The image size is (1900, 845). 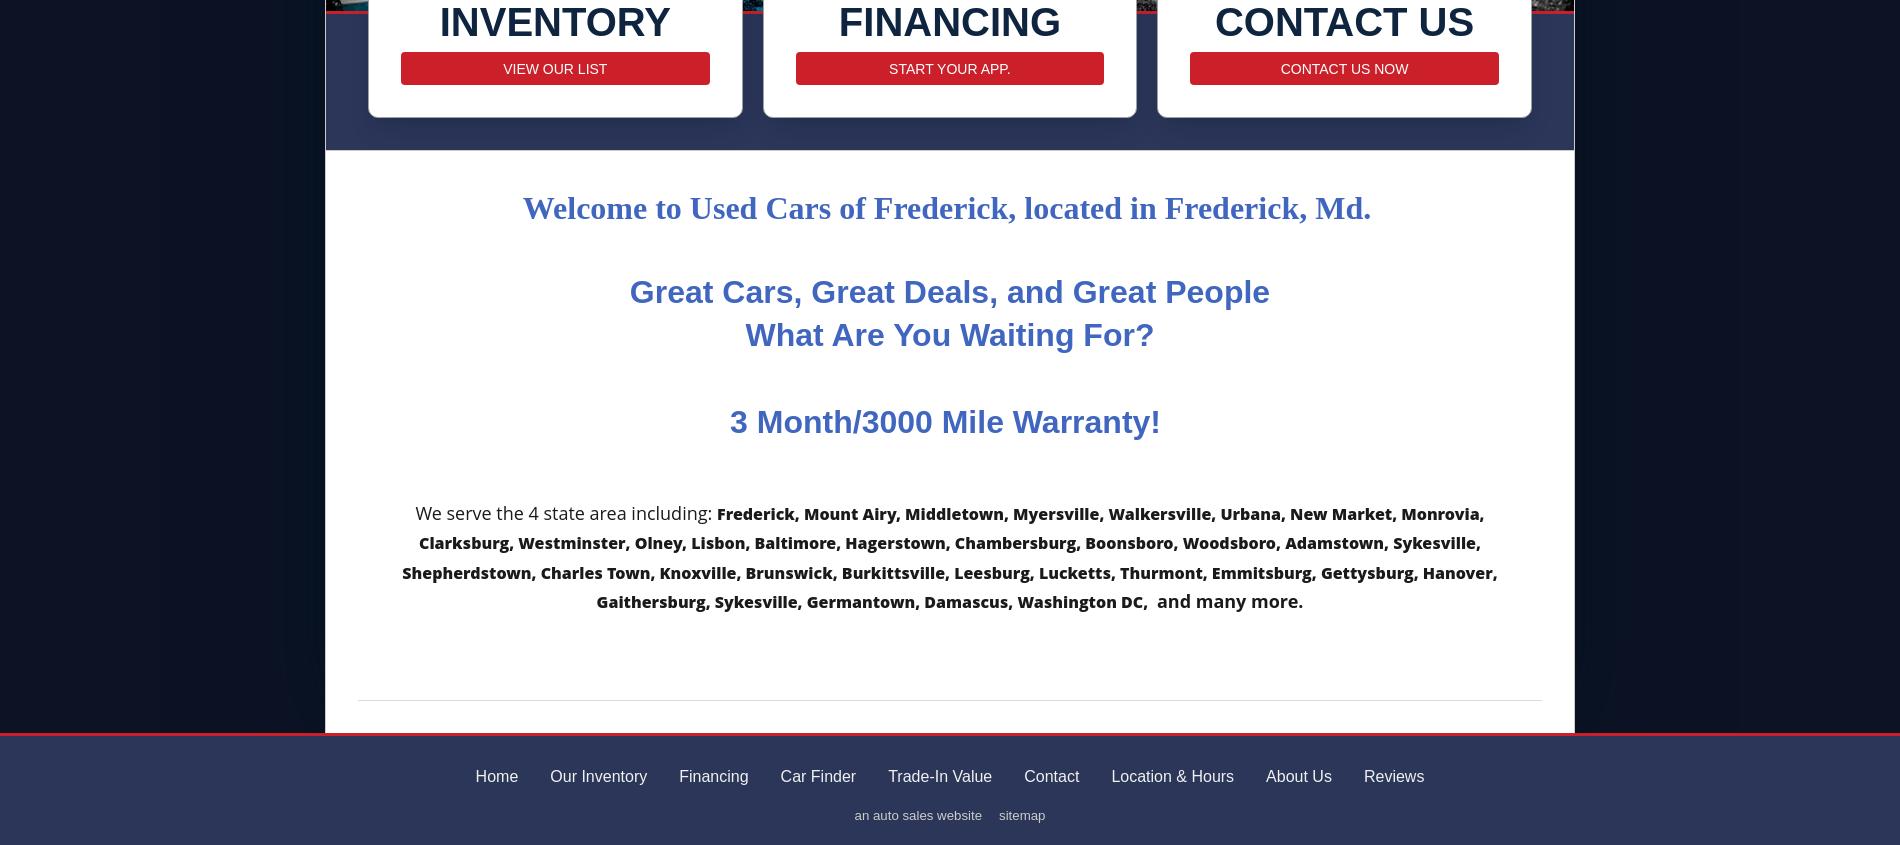 I want to click on 'Contact Us', so click(x=1343, y=20).